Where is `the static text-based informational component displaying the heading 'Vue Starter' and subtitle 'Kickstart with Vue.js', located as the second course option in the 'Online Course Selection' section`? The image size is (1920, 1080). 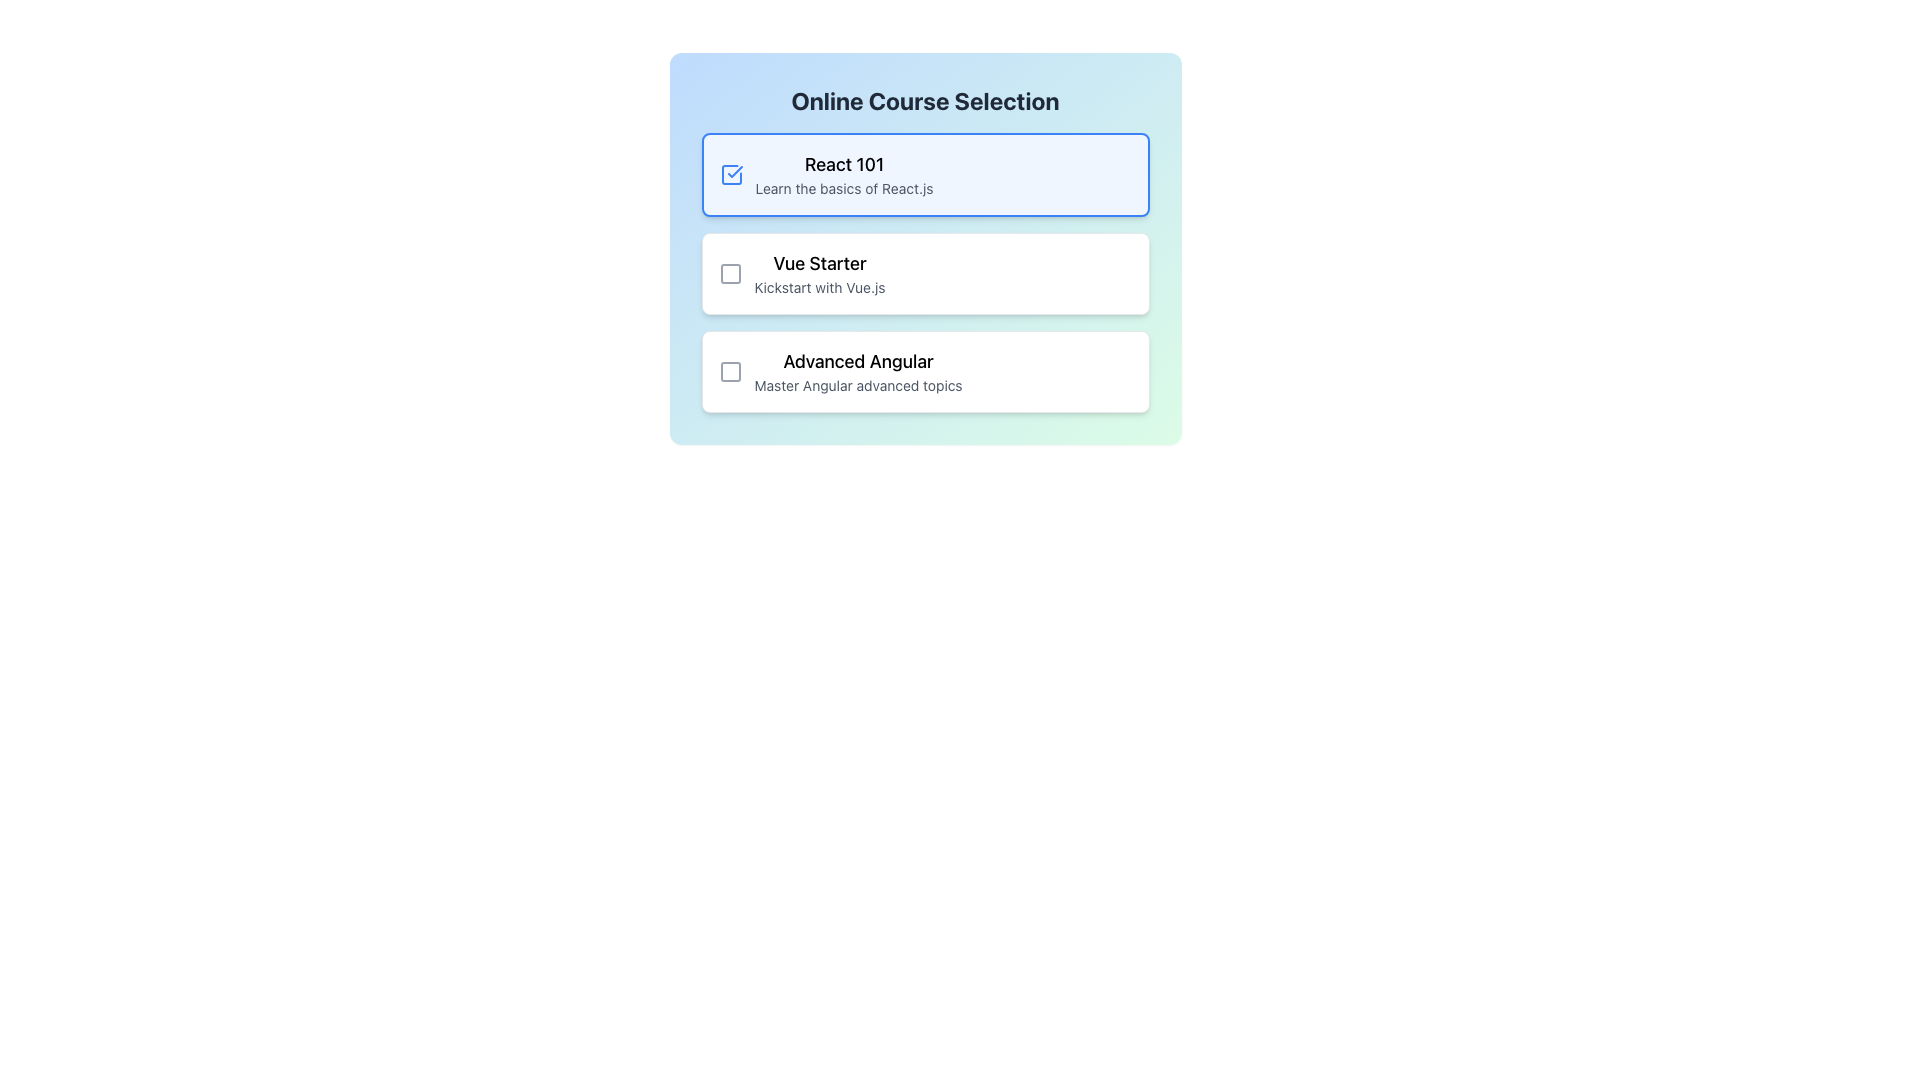
the static text-based informational component displaying the heading 'Vue Starter' and subtitle 'Kickstart with Vue.js', located as the second course option in the 'Online Course Selection' section is located at coordinates (820, 273).